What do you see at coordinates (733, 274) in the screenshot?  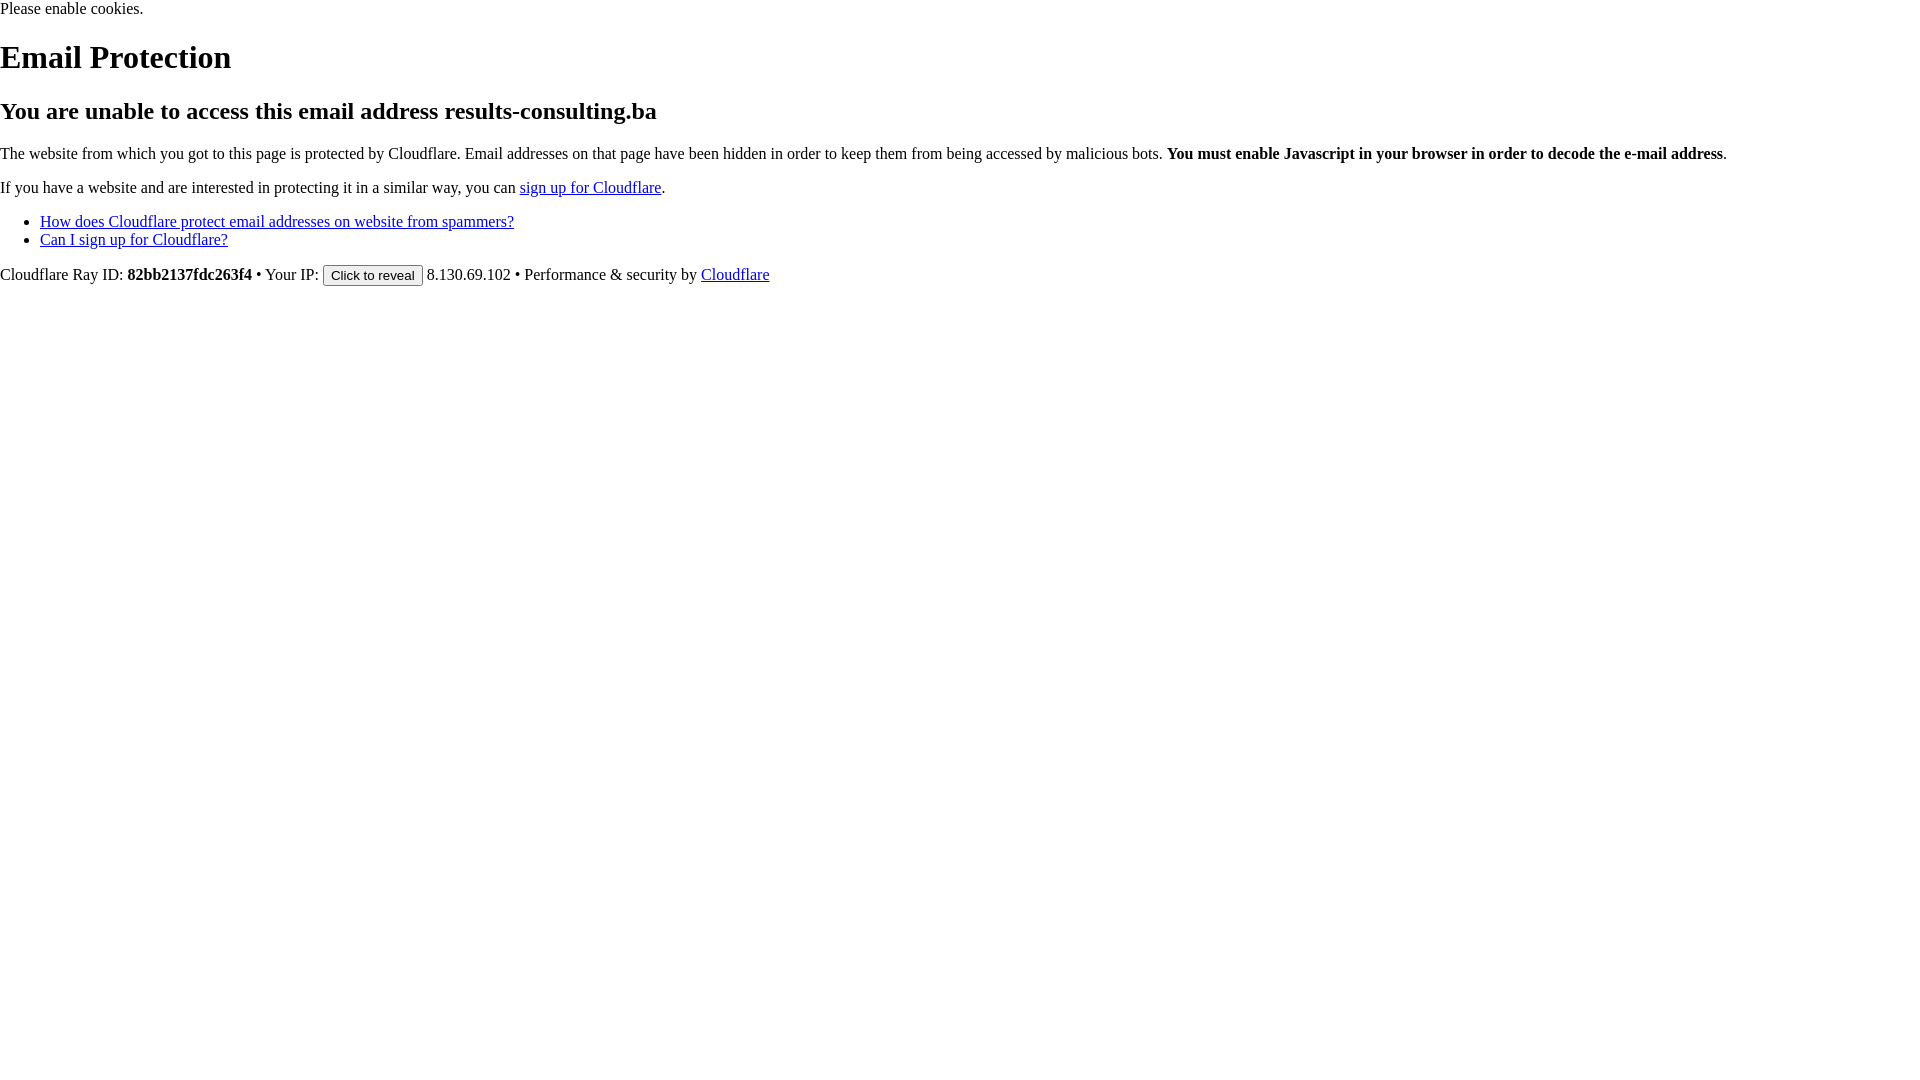 I see `'Cloudflare'` at bounding box center [733, 274].